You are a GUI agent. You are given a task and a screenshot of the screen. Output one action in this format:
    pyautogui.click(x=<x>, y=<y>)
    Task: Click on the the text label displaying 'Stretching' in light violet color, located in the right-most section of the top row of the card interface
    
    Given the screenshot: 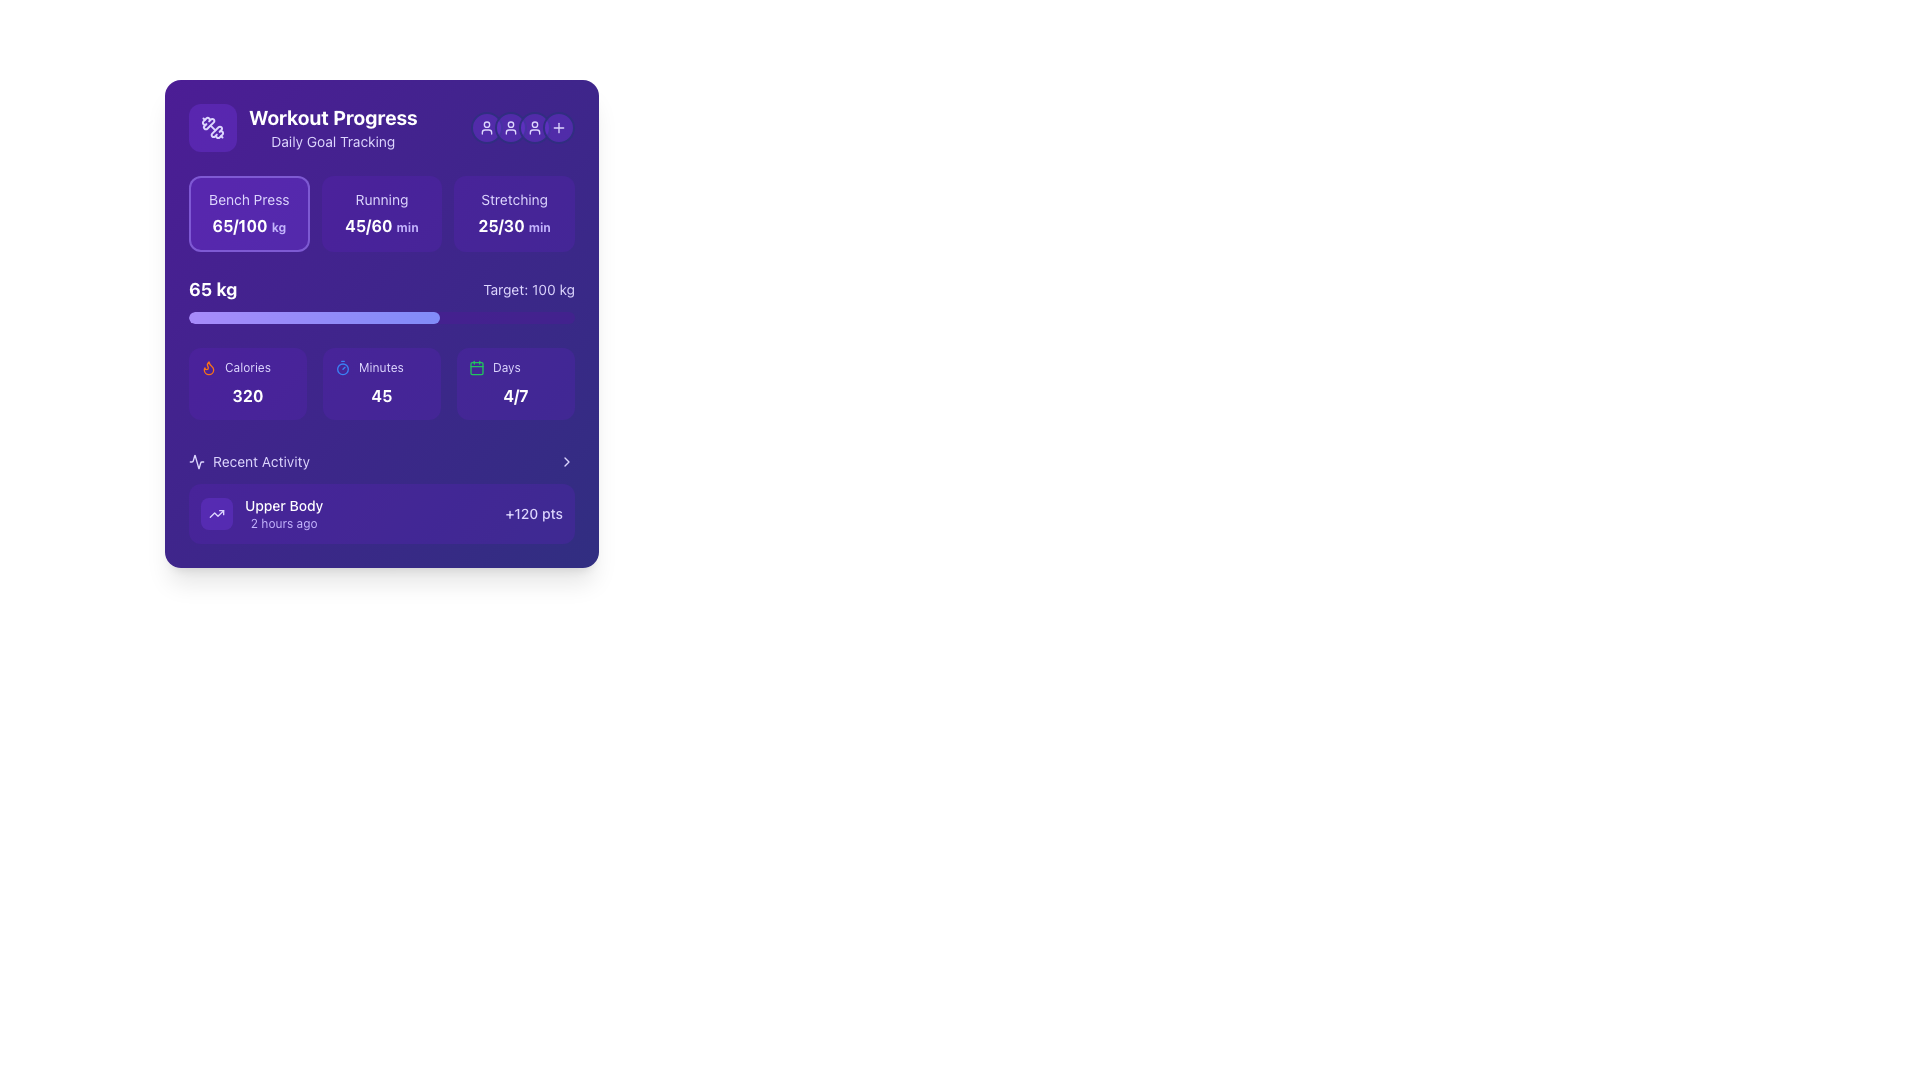 What is the action you would take?
    pyautogui.click(x=514, y=200)
    